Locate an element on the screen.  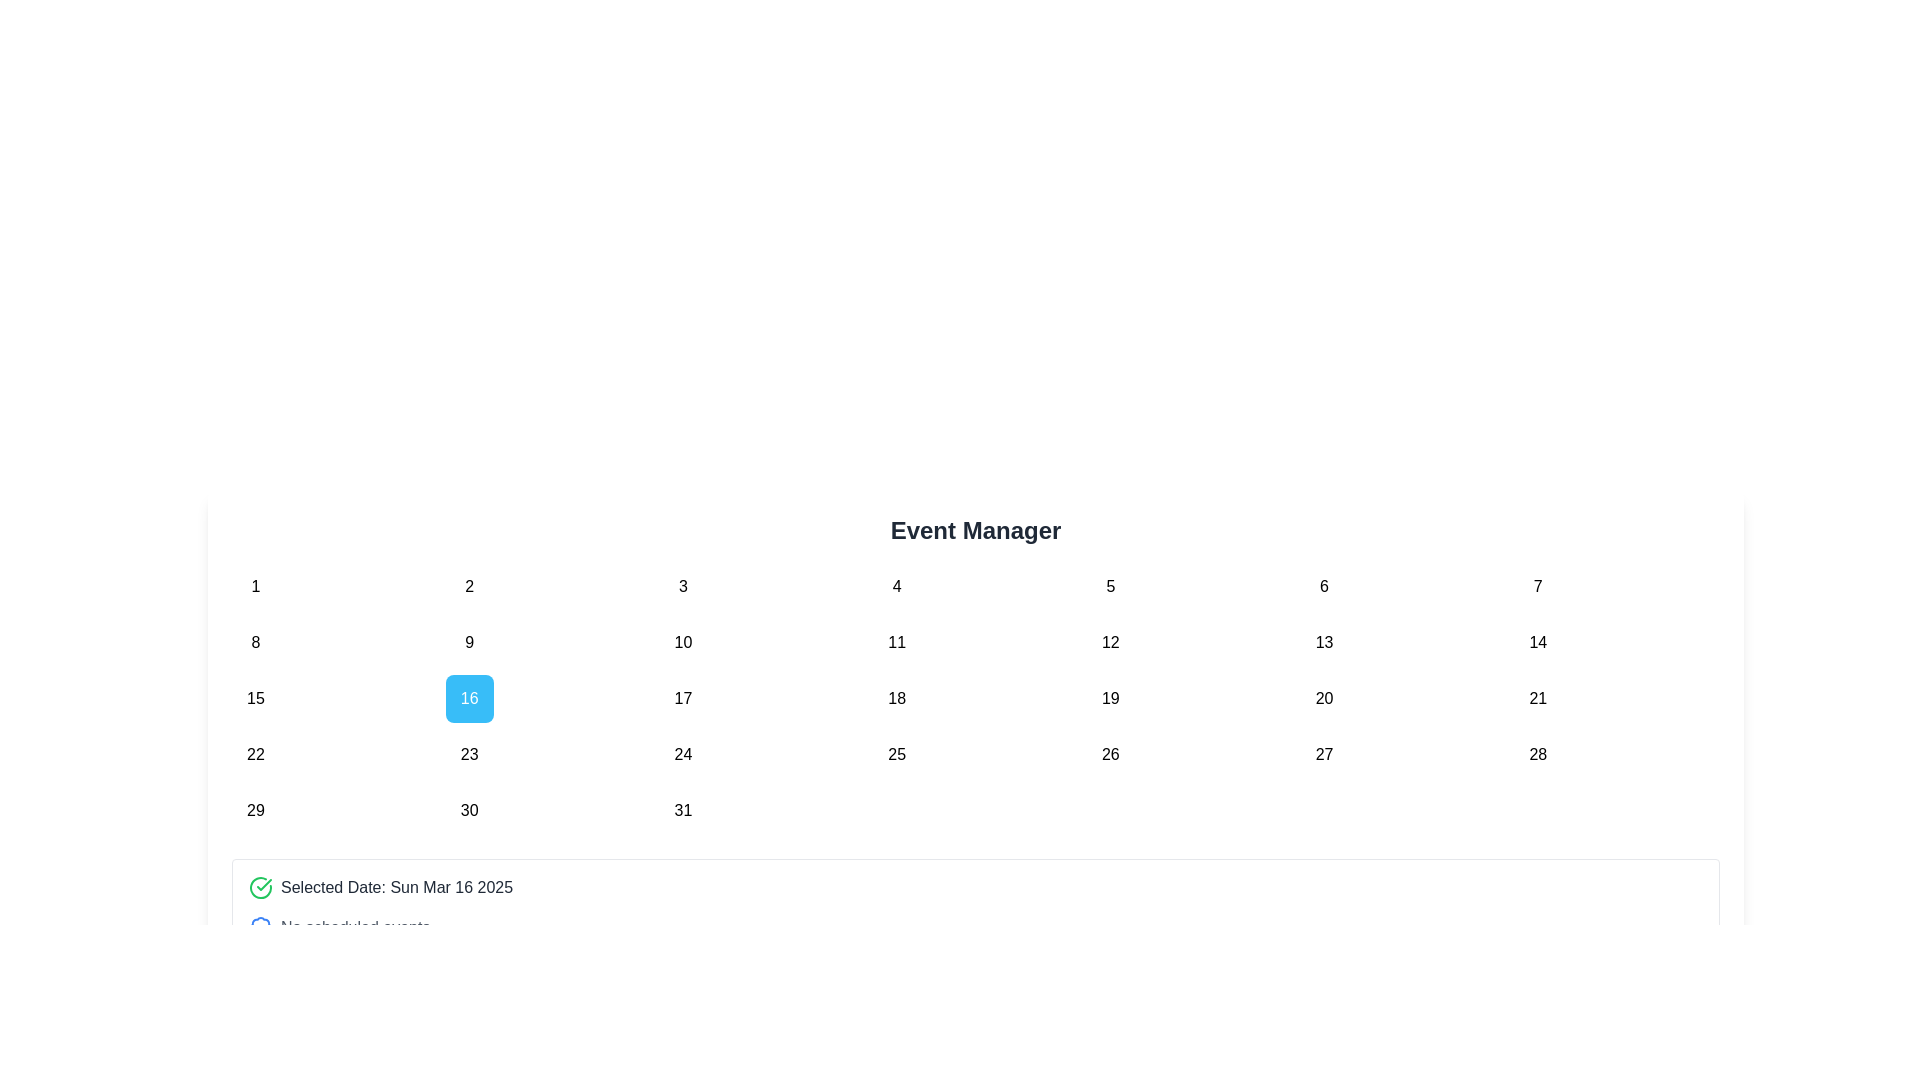
the 'Event Manager' header text for copy by clicking on it is located at coordinates (975, 530).